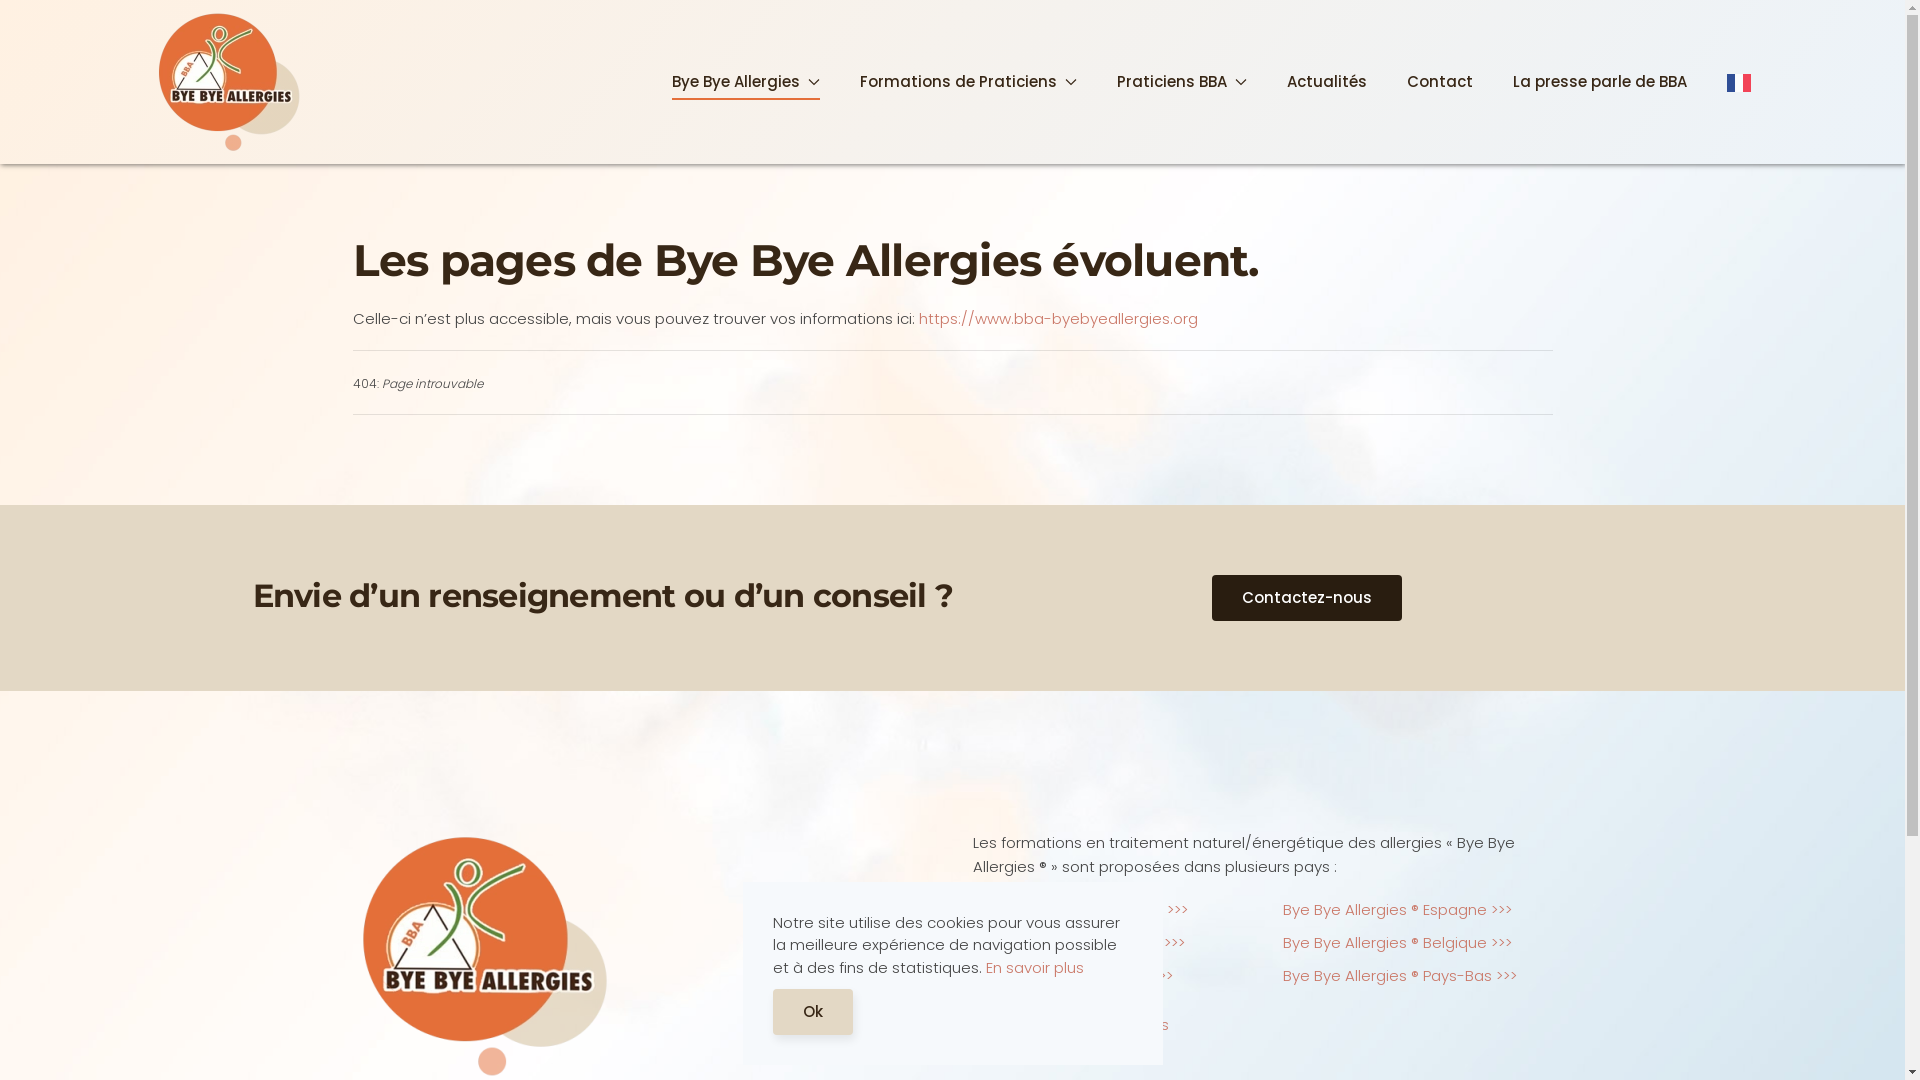  I want to click on 'https://www.bba-byebyeallergies.org', so click(1056, 317).